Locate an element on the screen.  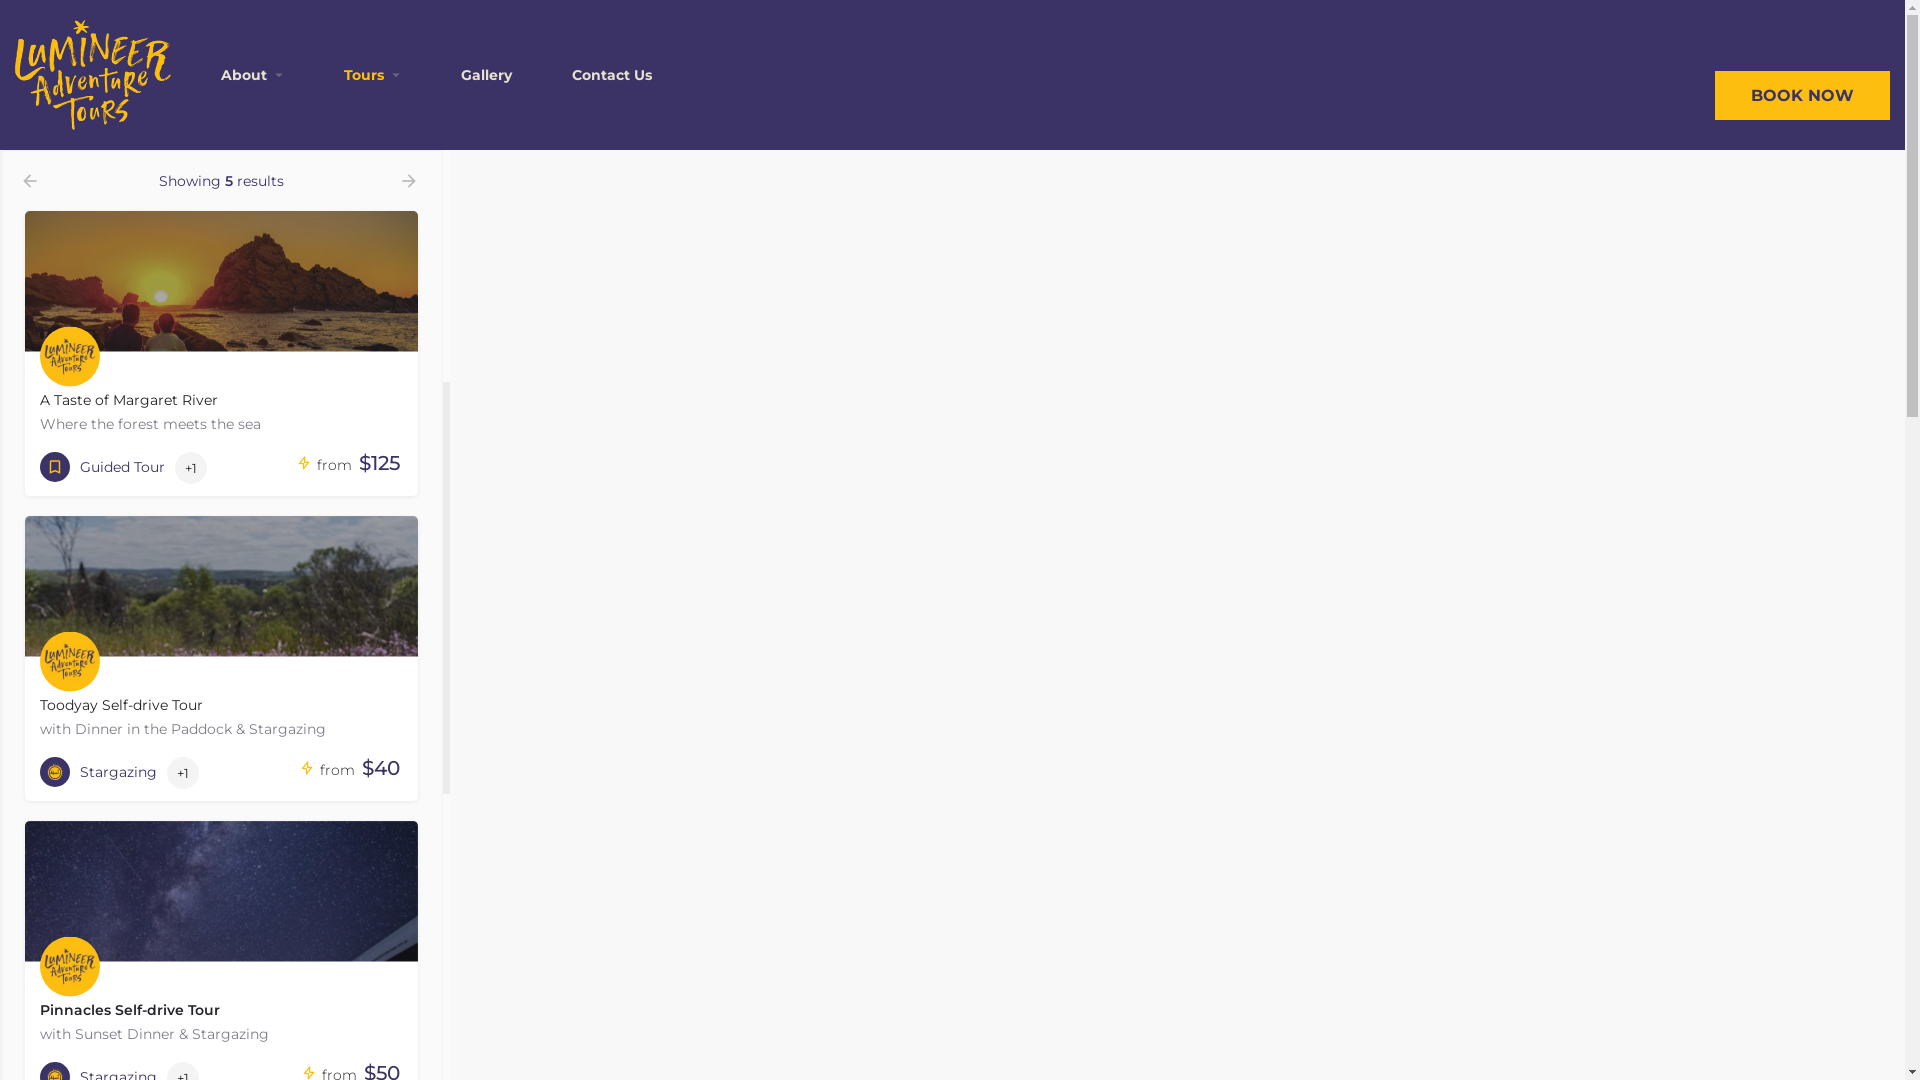
'Pinnacles Self-drive Tour is located at coordinates (221, 936).